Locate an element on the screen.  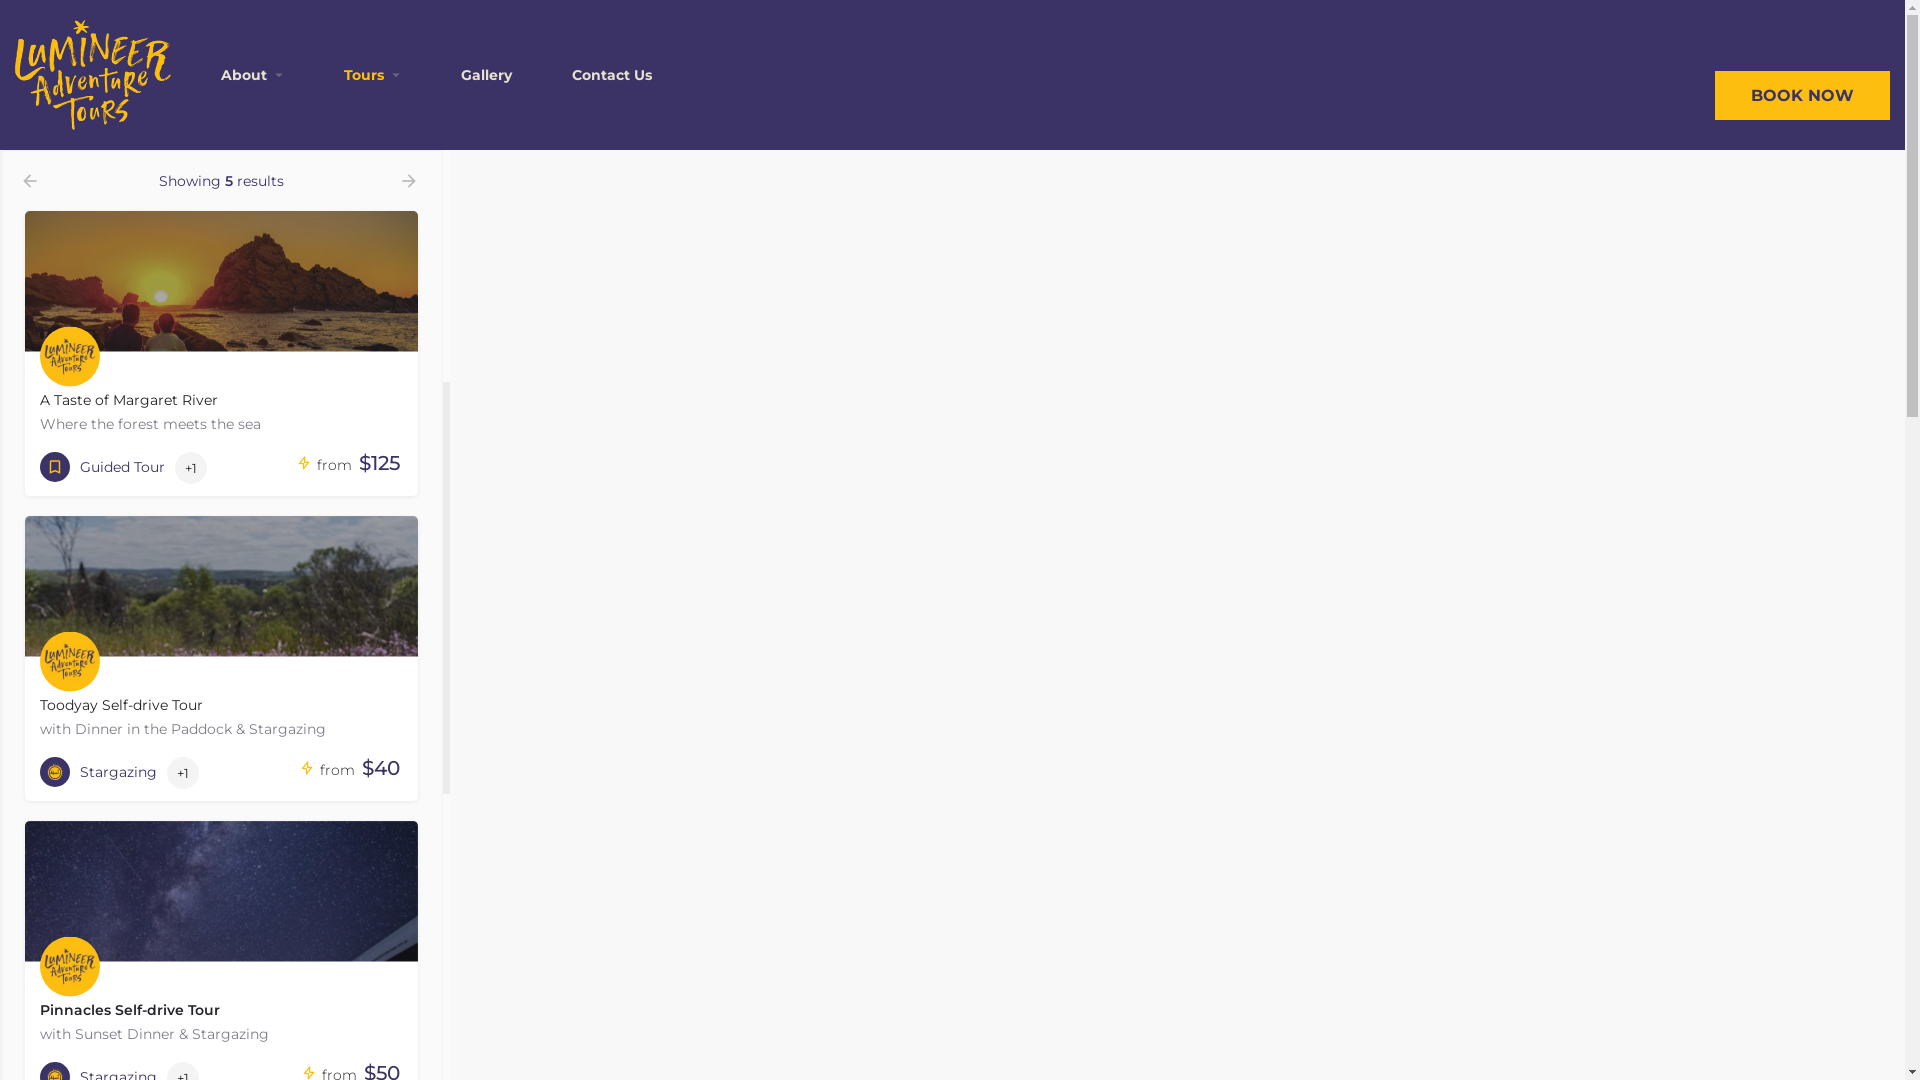
'Pinnacles Self-drive Tour is located at coordinates (221, 936).